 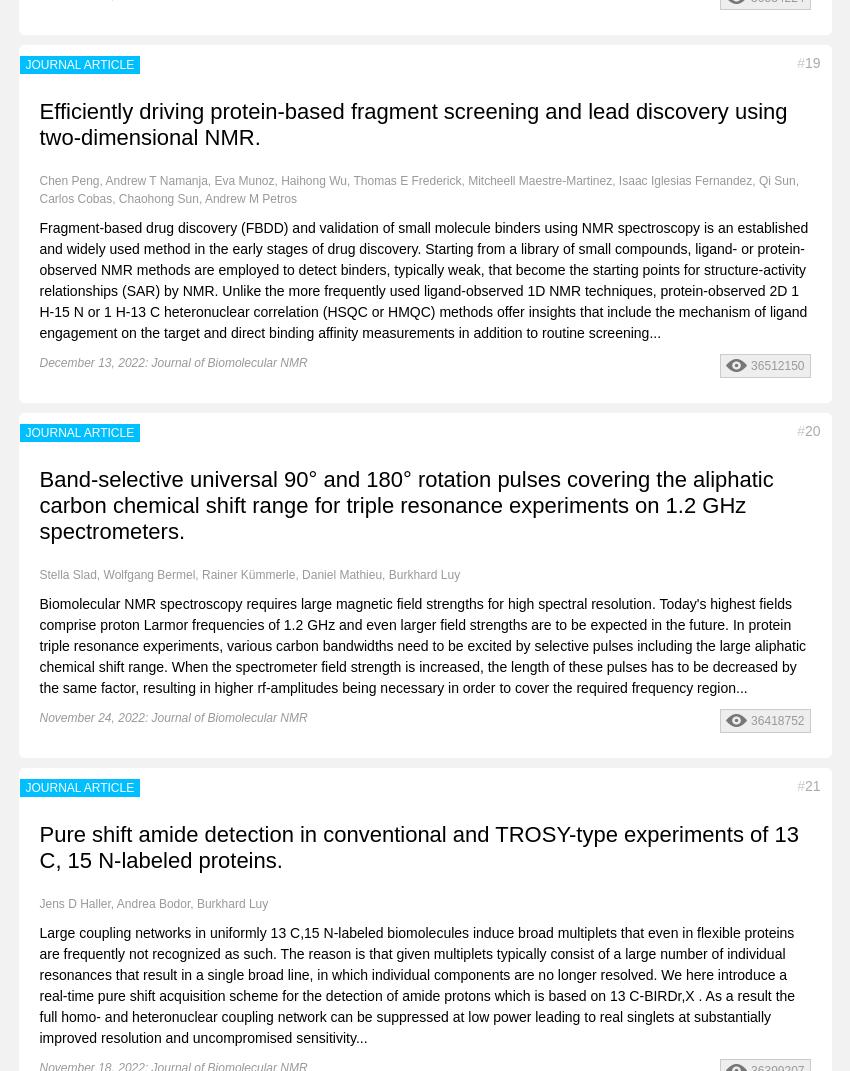 What do you see at coordinates (38, 902) in the screenshot?
I see `'Jens D Haller, Andrea Bodor, Burkhard Luy'` at bounding box center [38, 902].